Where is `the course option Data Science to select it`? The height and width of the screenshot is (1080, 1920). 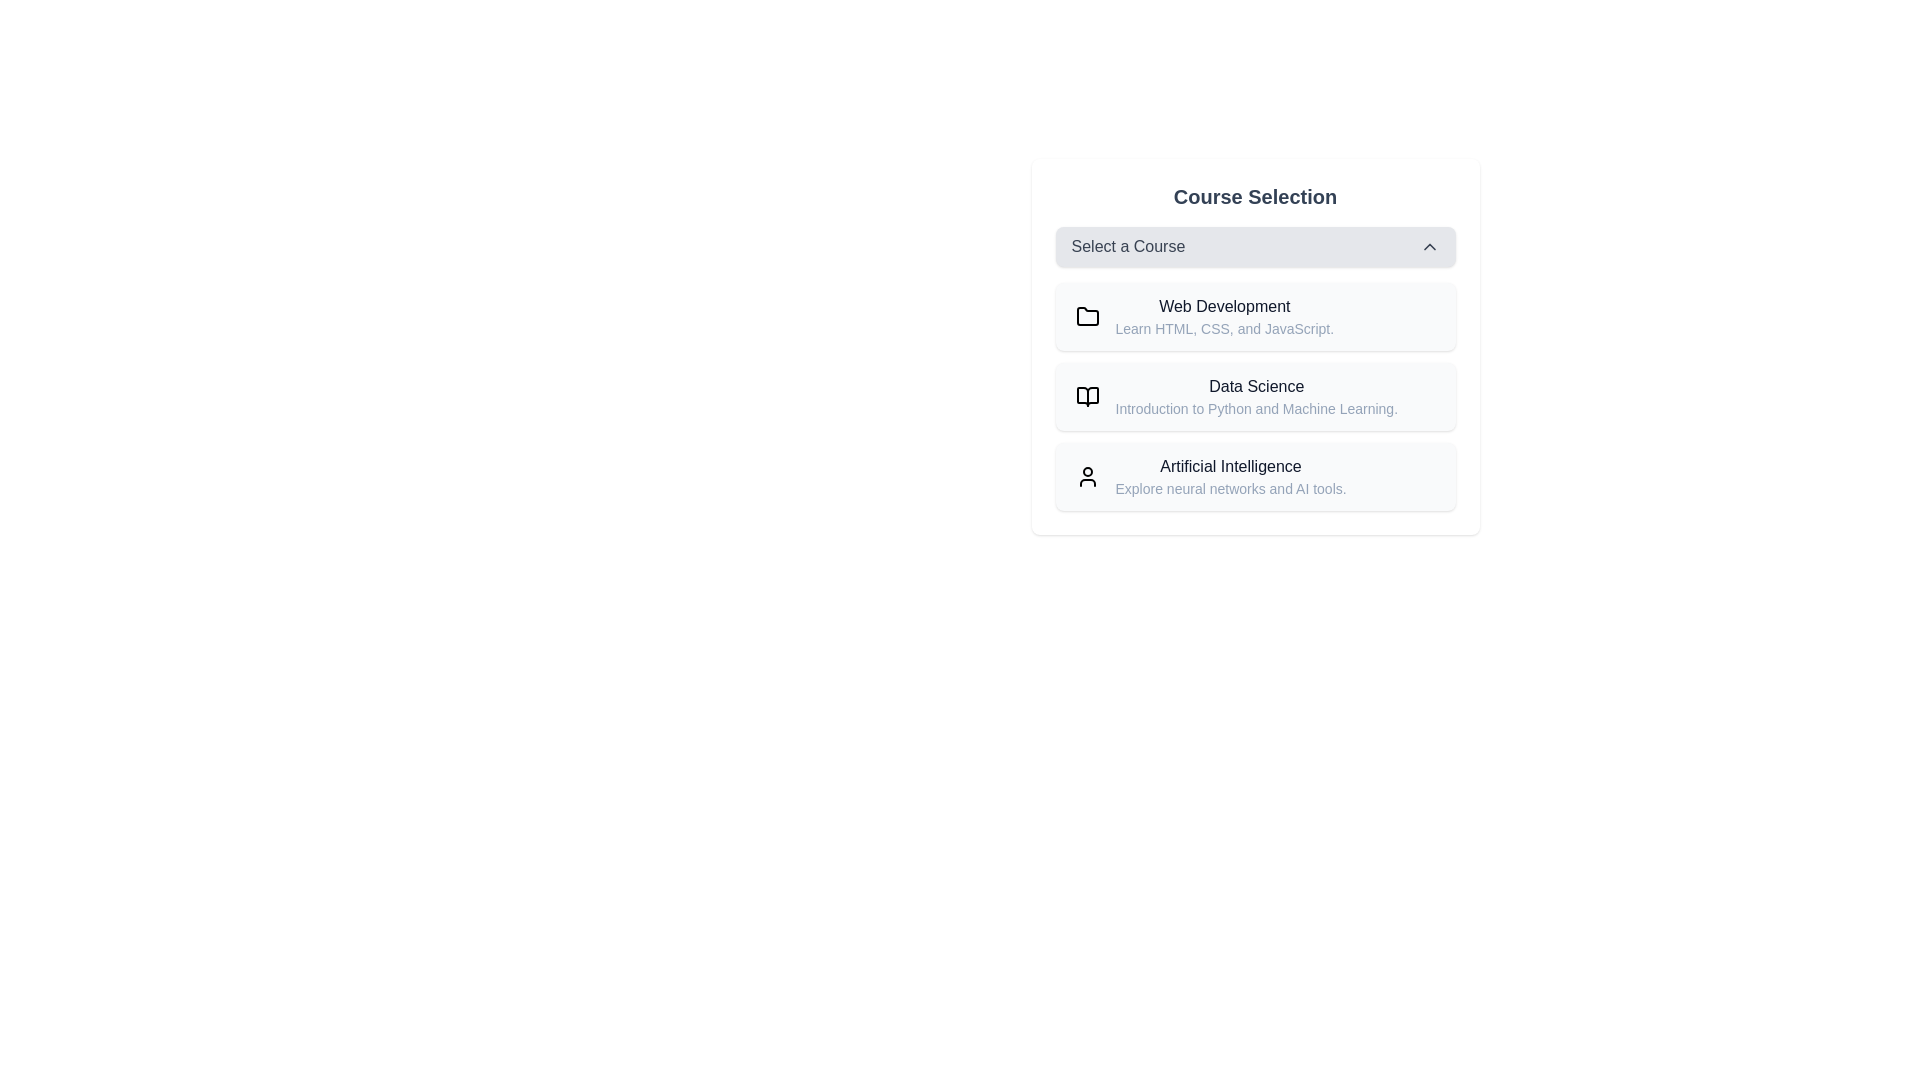
the course option Data Science to select it is located at coordinates (1254, 397).